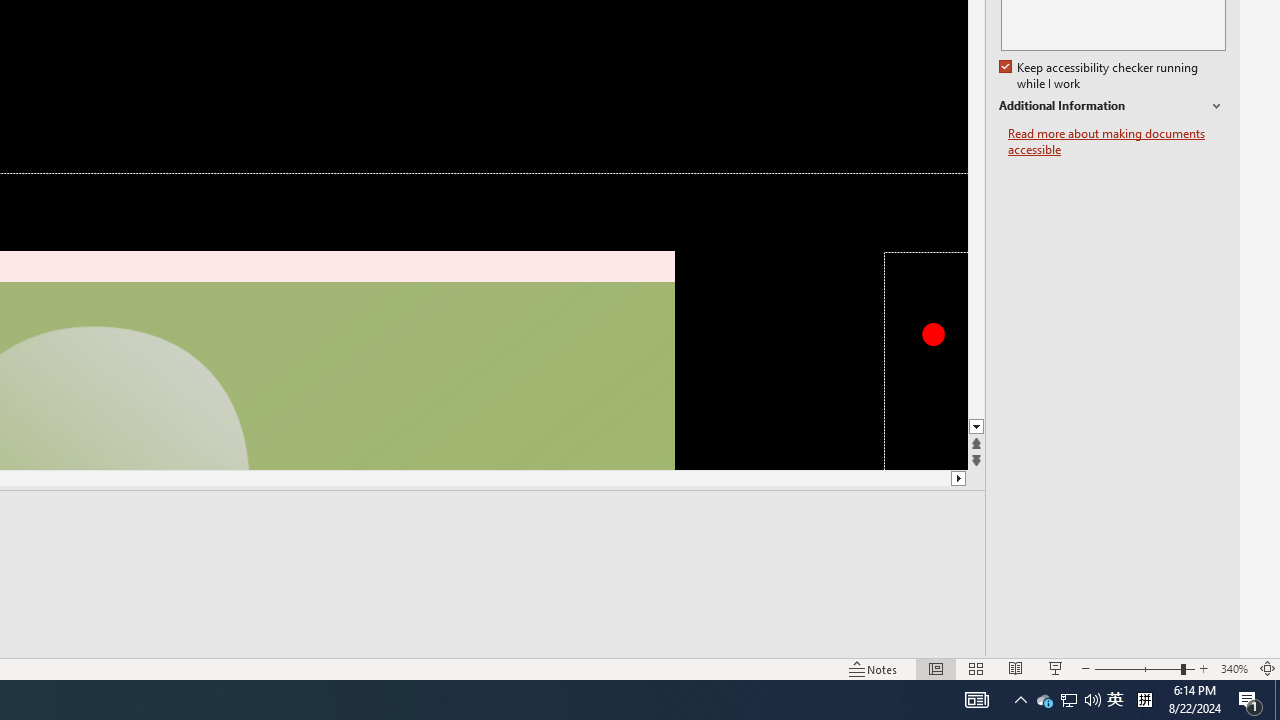 Image resolution: width=1280 pixels, height=720 pixels. Describe the element at coordinates (976, 426) in the screenshot. I see `'Line down'` at that location.